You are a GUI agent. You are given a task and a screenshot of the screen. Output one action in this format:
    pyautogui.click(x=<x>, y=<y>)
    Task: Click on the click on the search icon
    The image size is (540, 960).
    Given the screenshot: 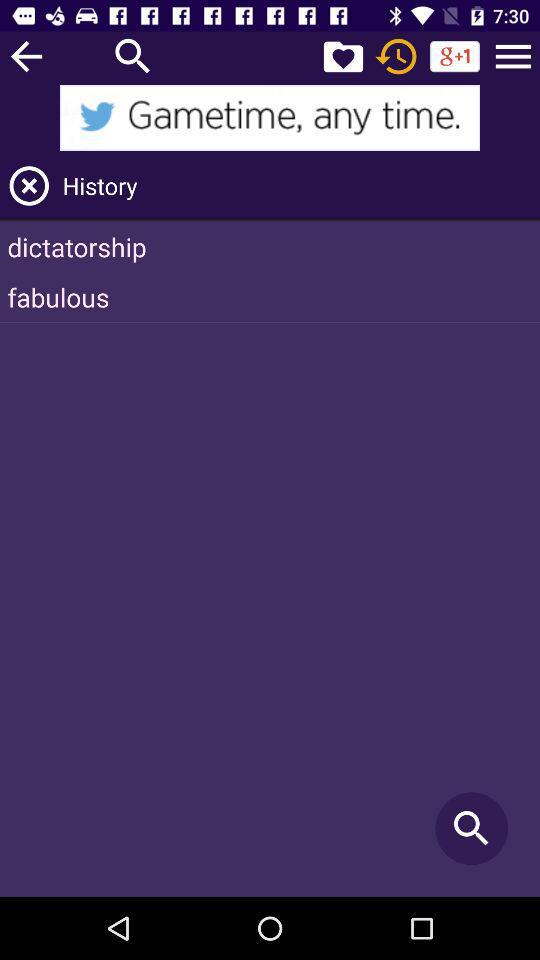 What is the action you would take?
    pyautogui.click(x=133, y=55)
    